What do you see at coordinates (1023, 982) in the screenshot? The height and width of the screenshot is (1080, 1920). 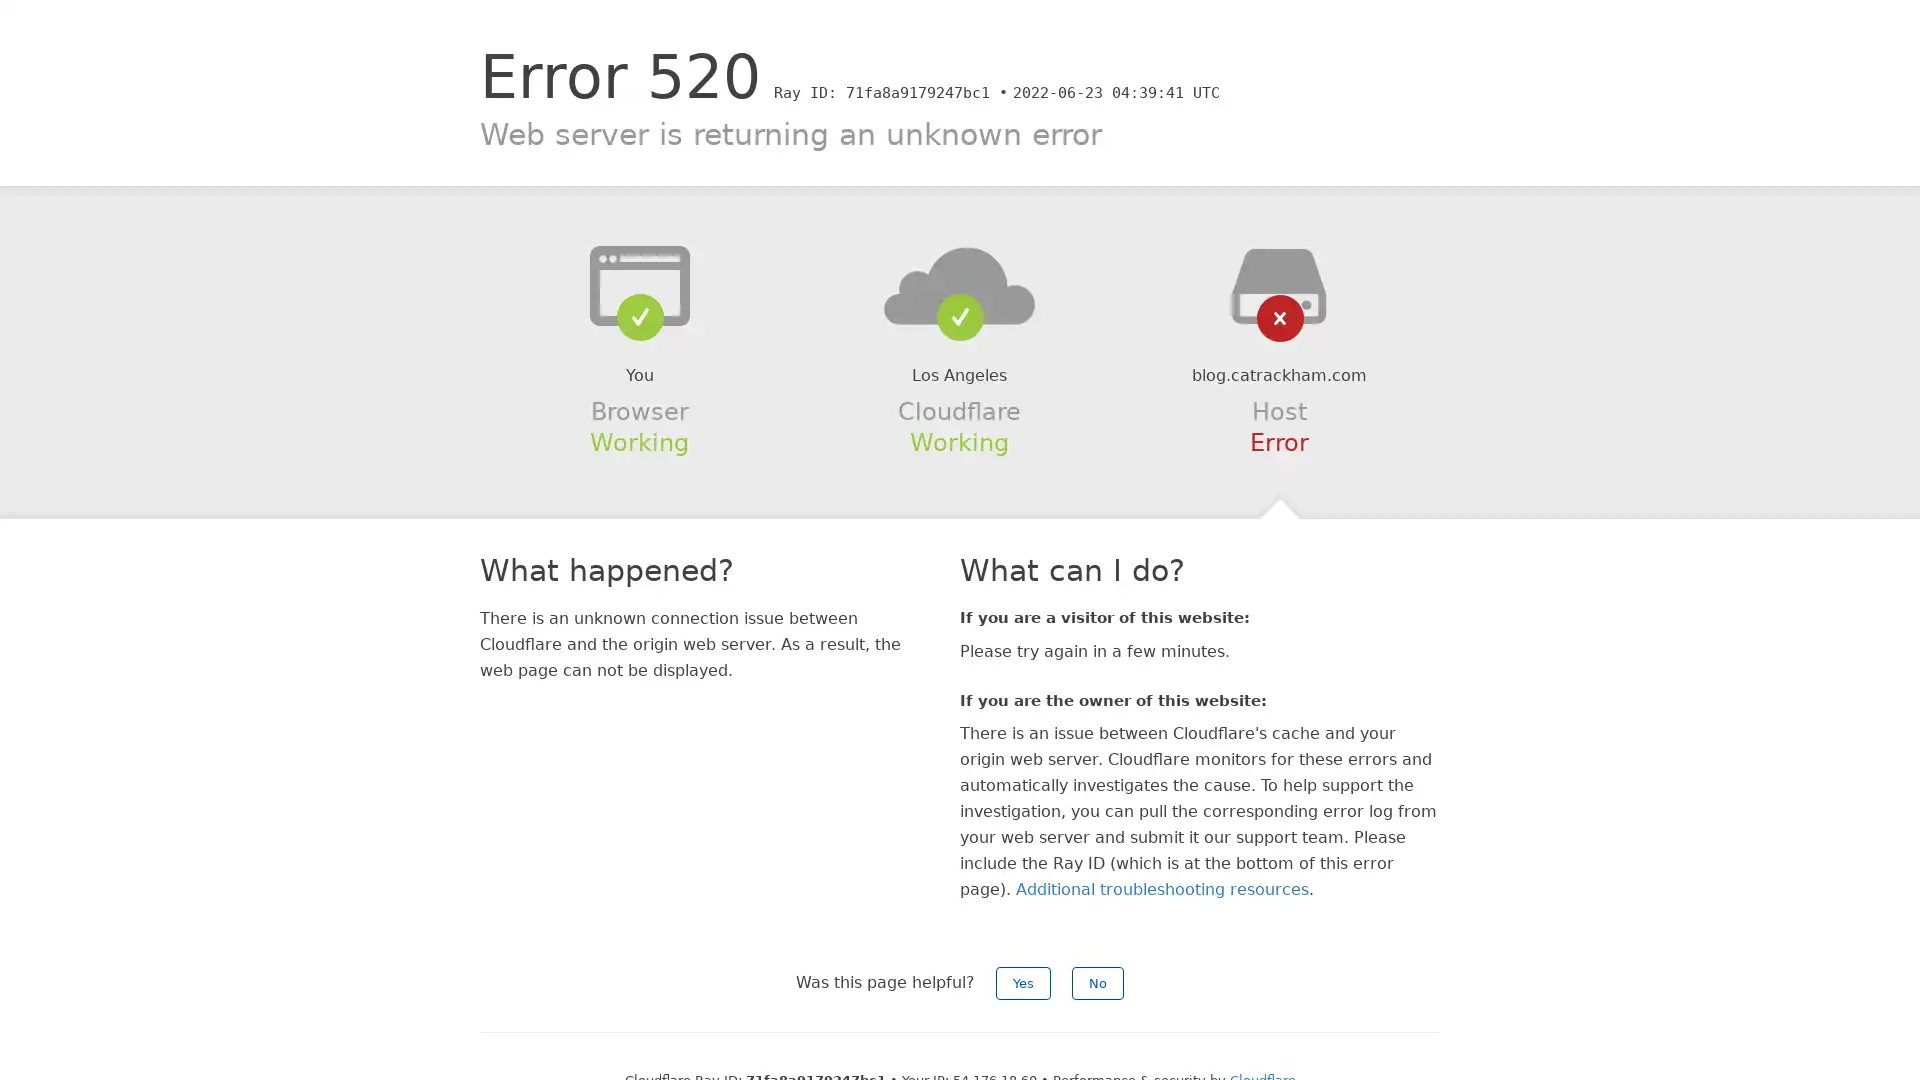 I see `Yes` at bounding box center [1023, 982].